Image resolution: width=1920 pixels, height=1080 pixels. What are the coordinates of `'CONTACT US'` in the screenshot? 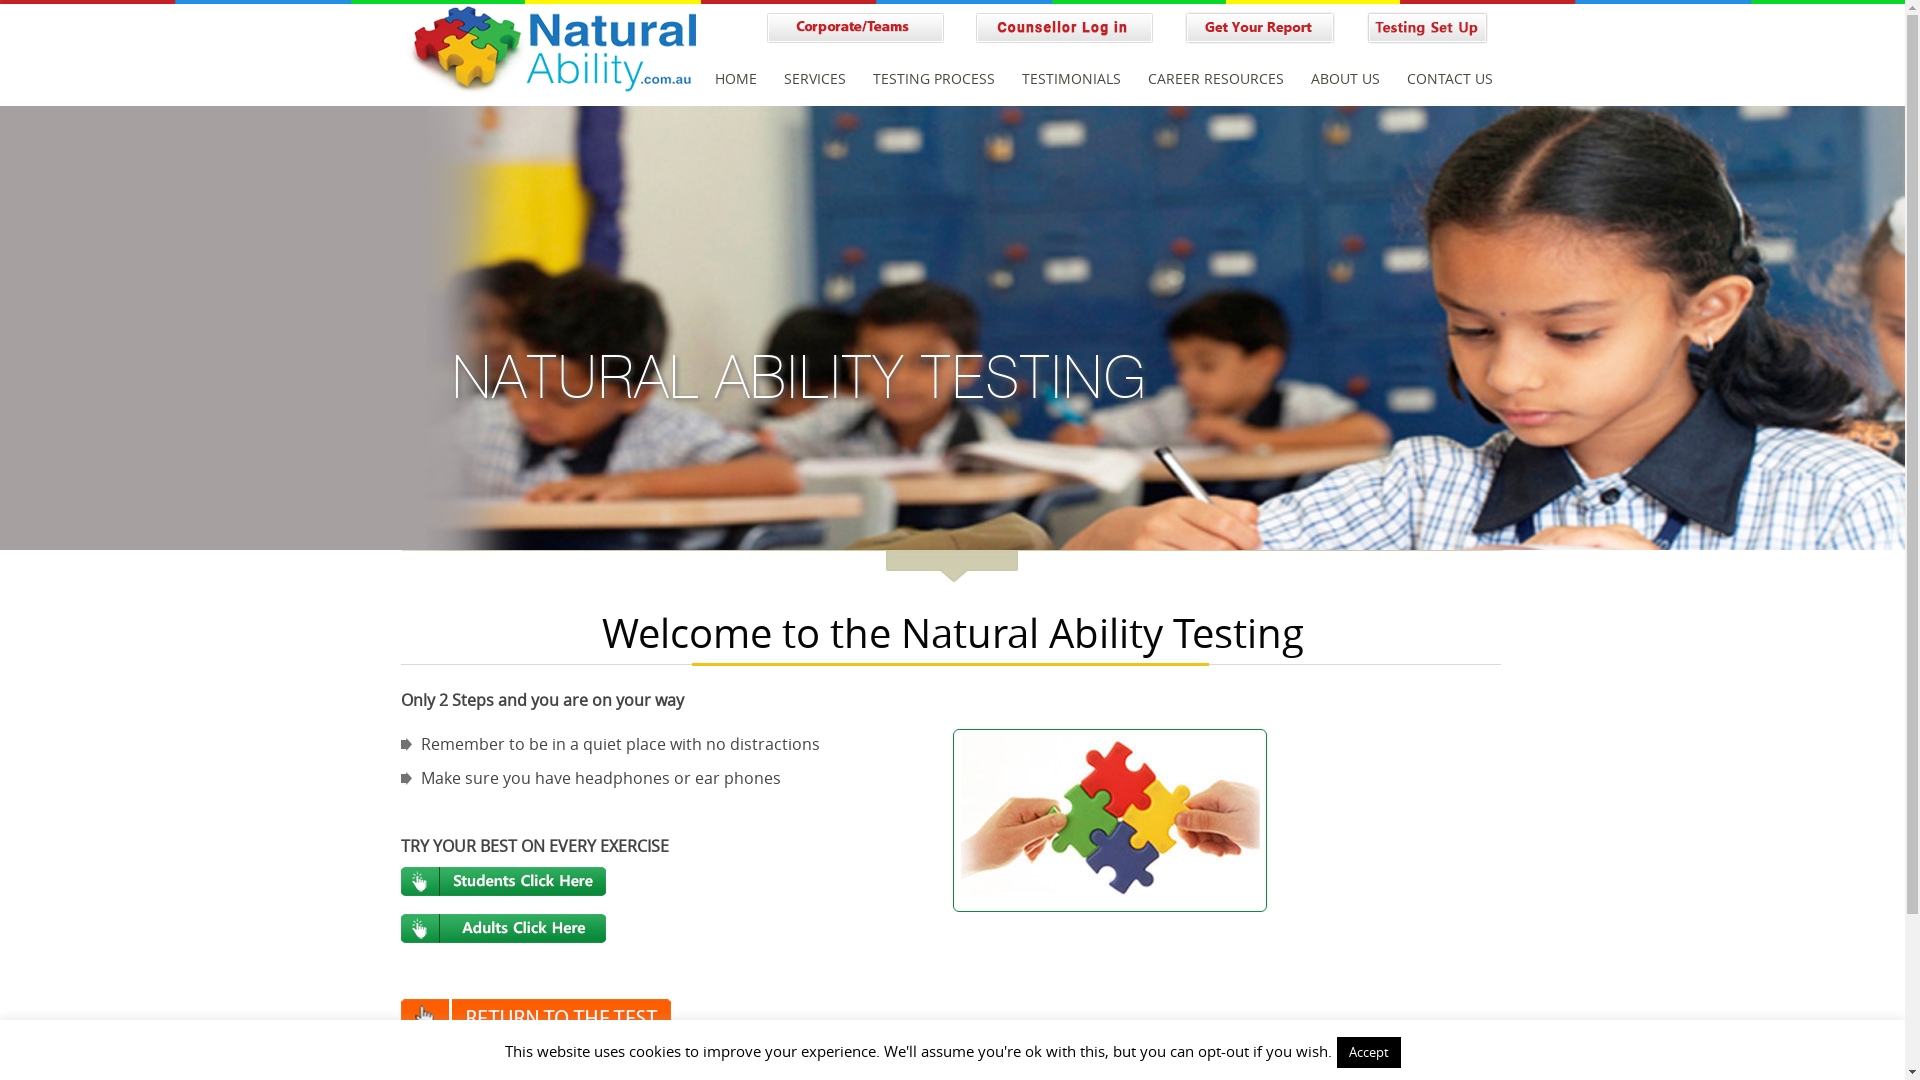 It's located at (1449, 77).